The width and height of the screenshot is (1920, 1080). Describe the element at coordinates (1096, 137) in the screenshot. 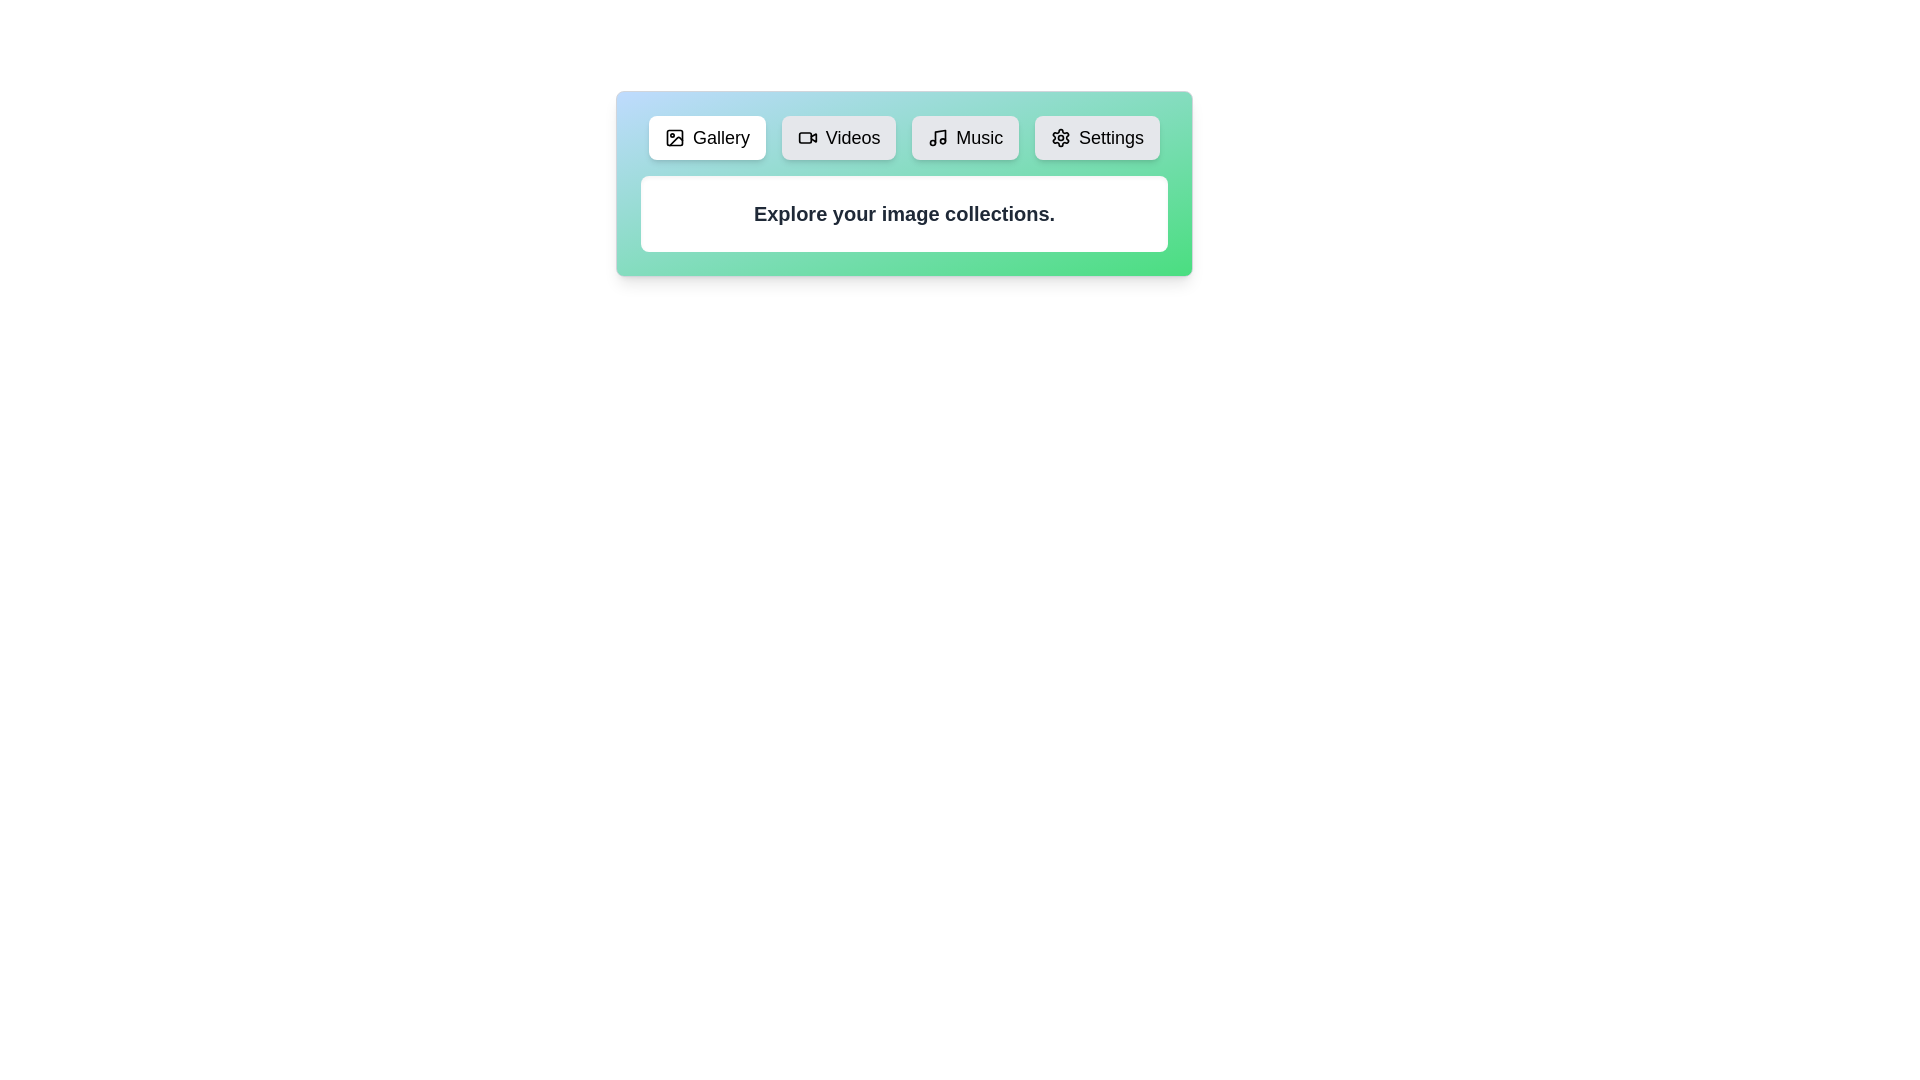

I see `the tab labeled Settings to examine its icon and label` at that location.